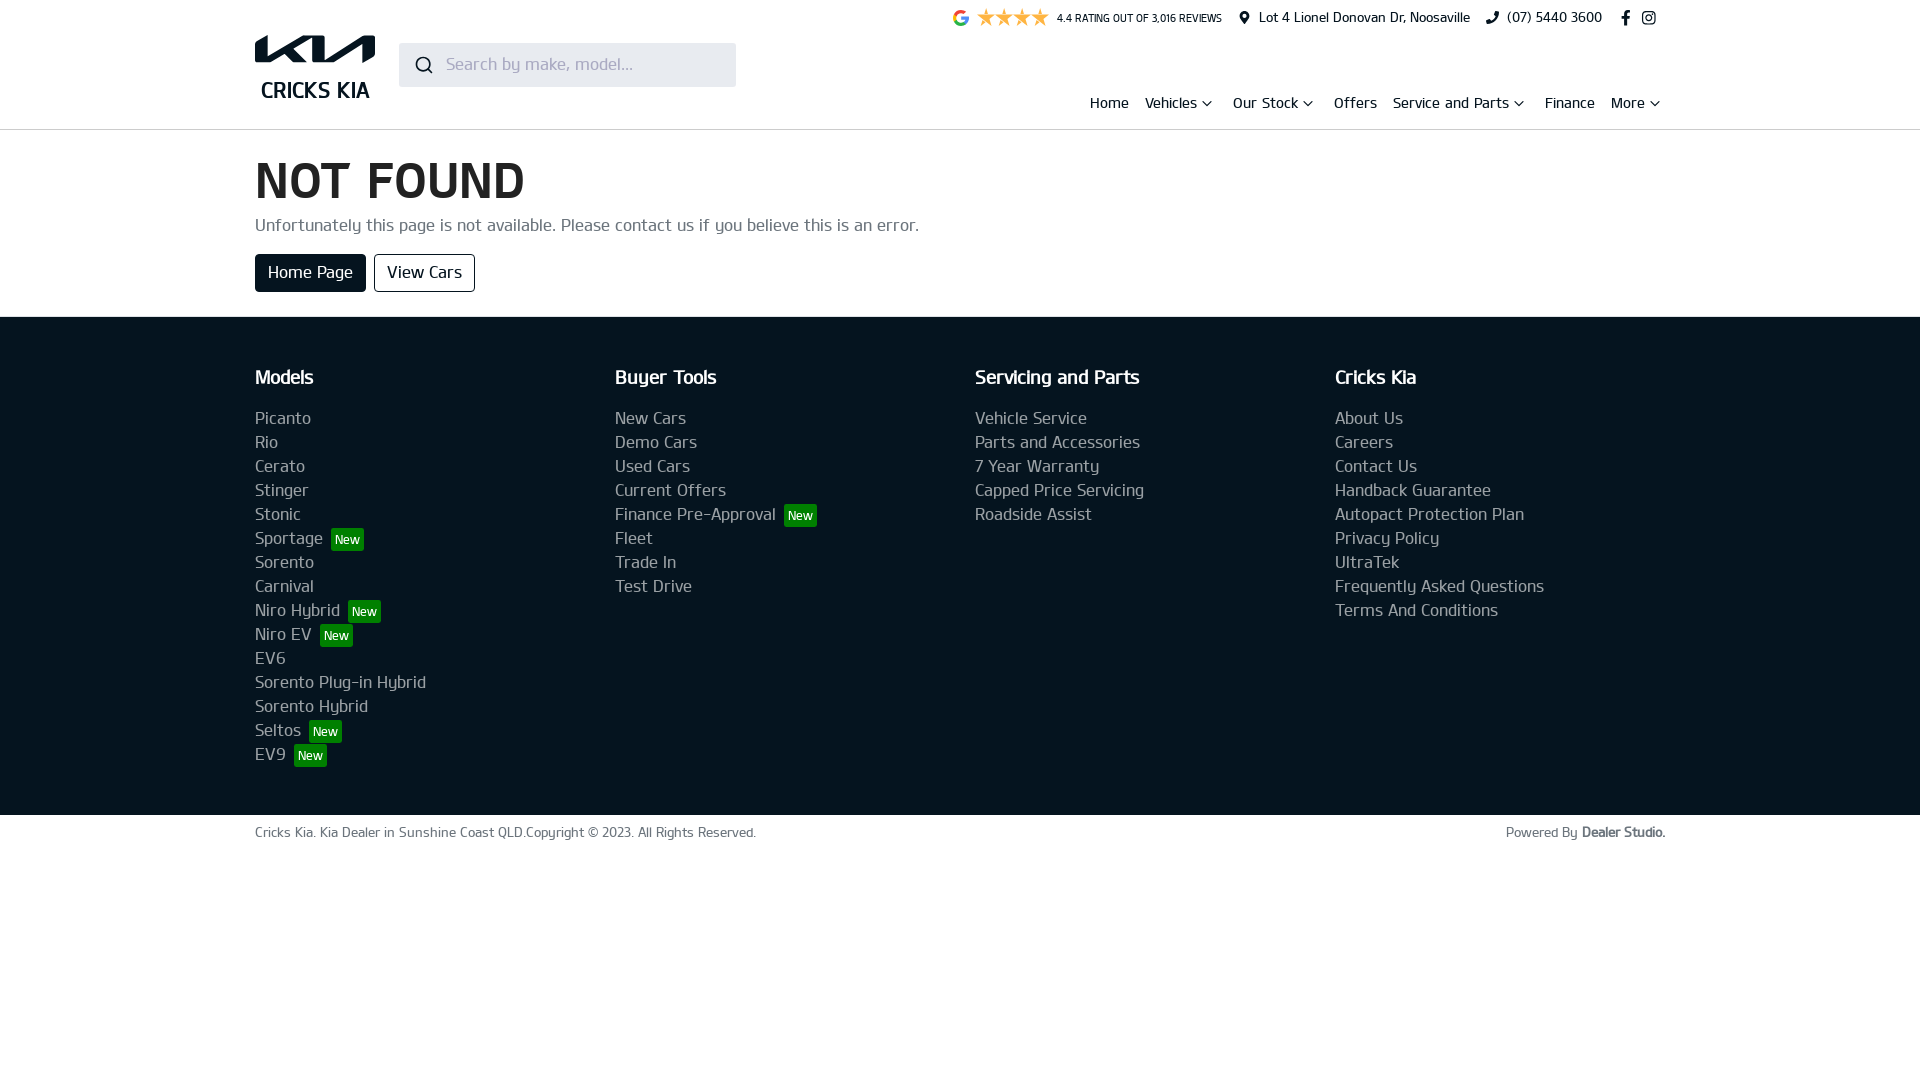 This screenshot has height=1080, width=1920. What do you see at coordinates (283, 585) in the screenshot?
I see `'Carnival'` at bounding box center [283, 585].